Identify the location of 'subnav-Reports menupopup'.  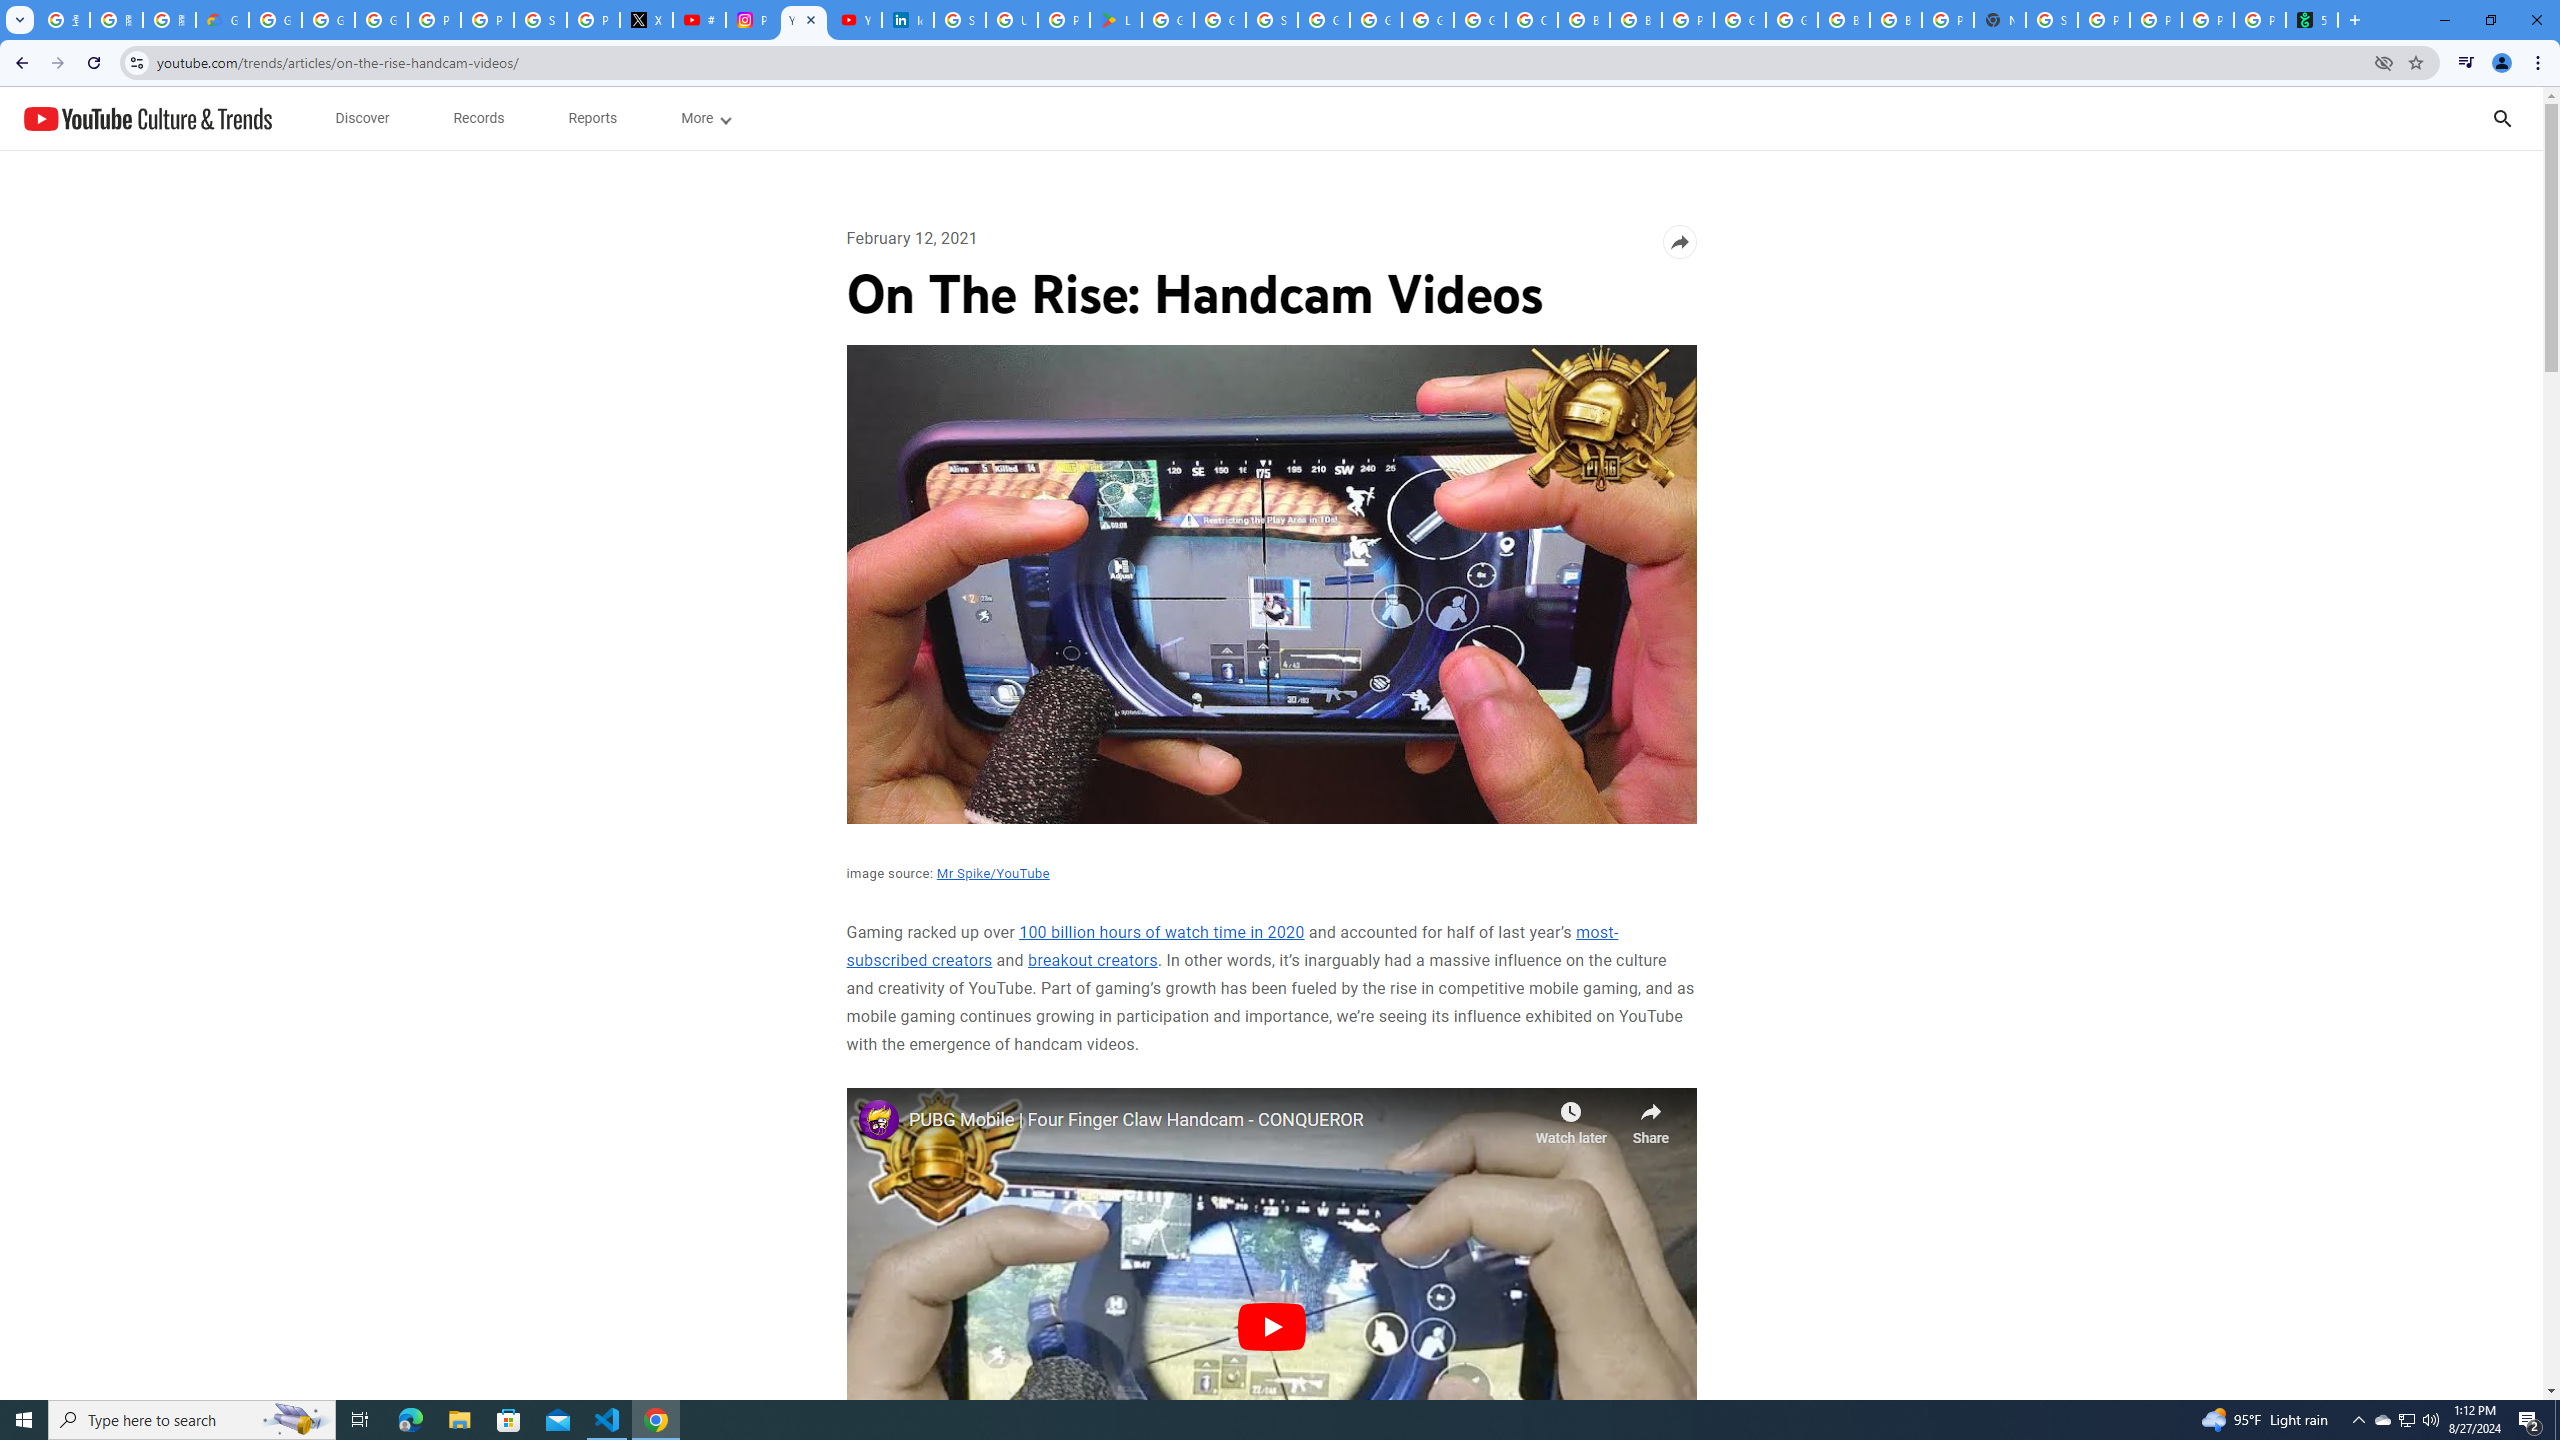
(591, 118).